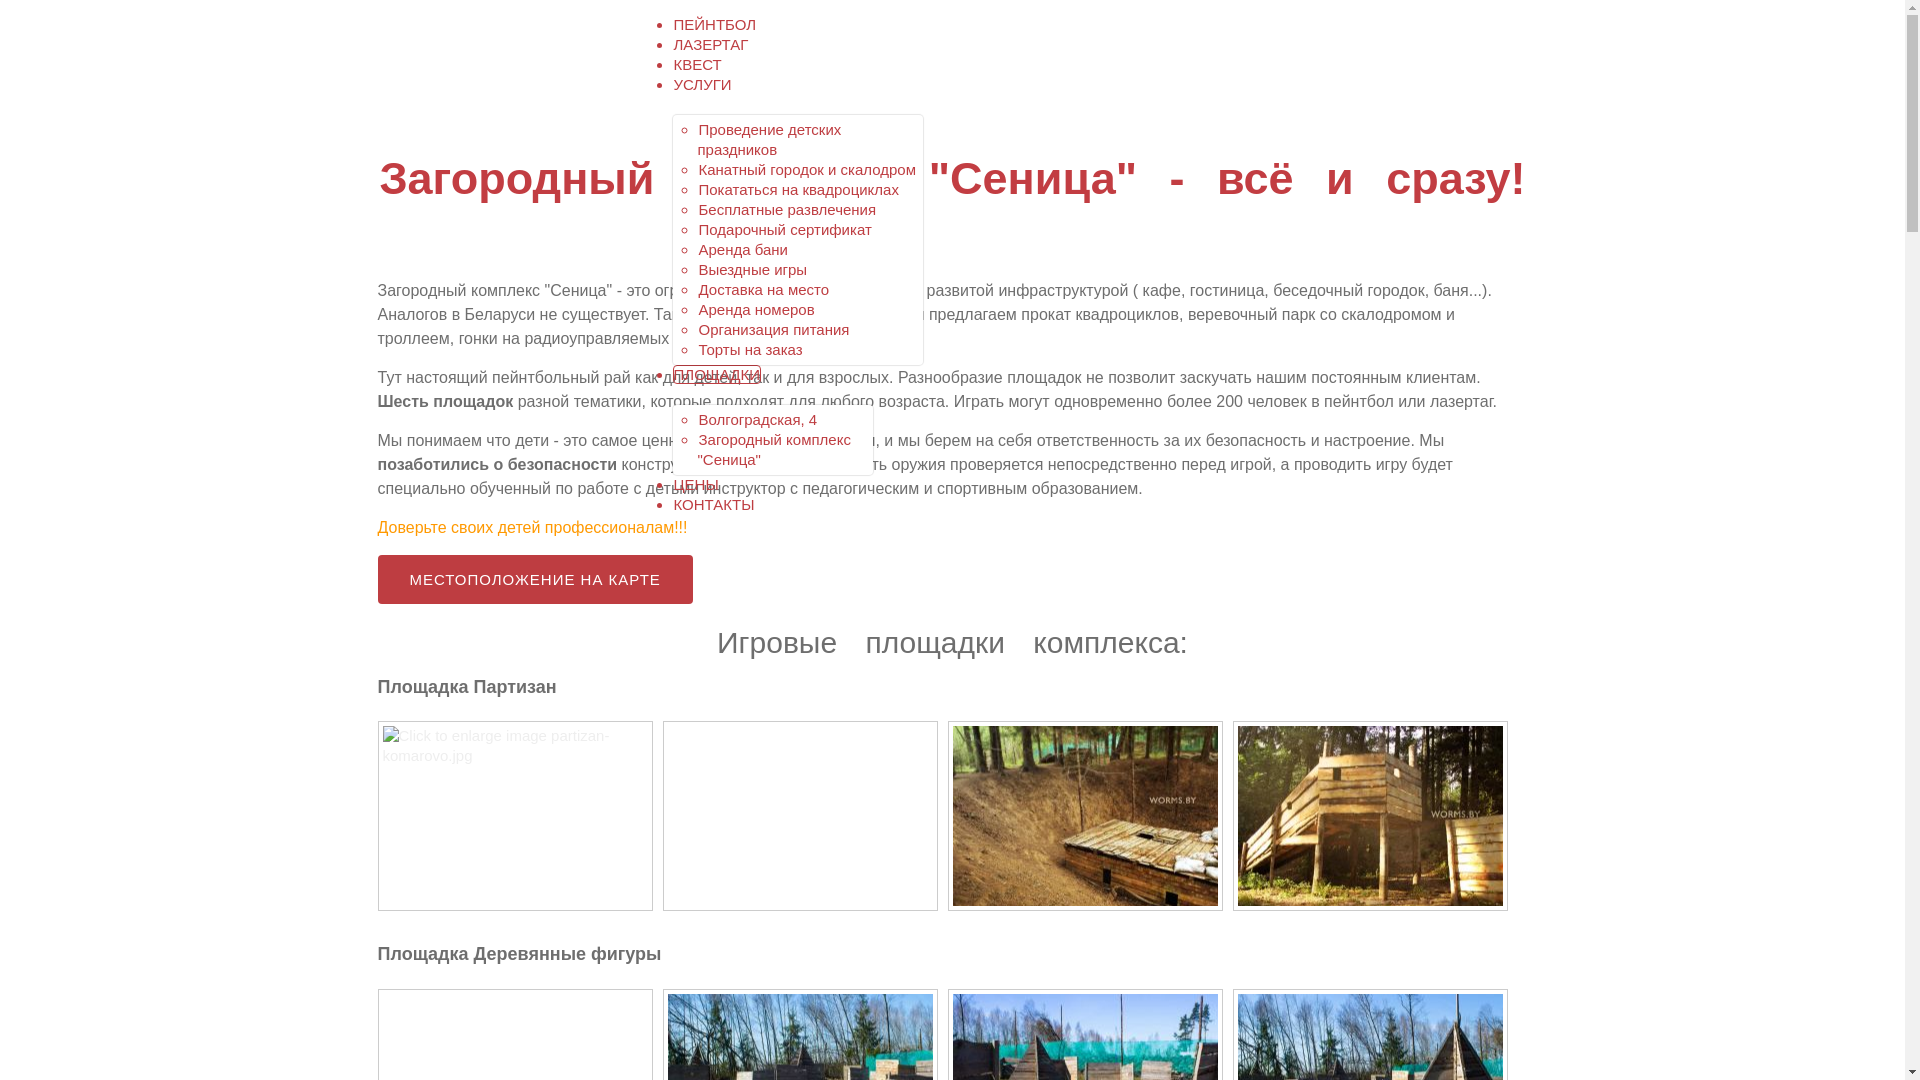 This screenshot has width=1920, height=1080. Describe the element at coordinates (1237, 816) in the screenshot. I see `'Click to enlarge image ploschadka-dlya-lazertaga.jpg'` at that location.